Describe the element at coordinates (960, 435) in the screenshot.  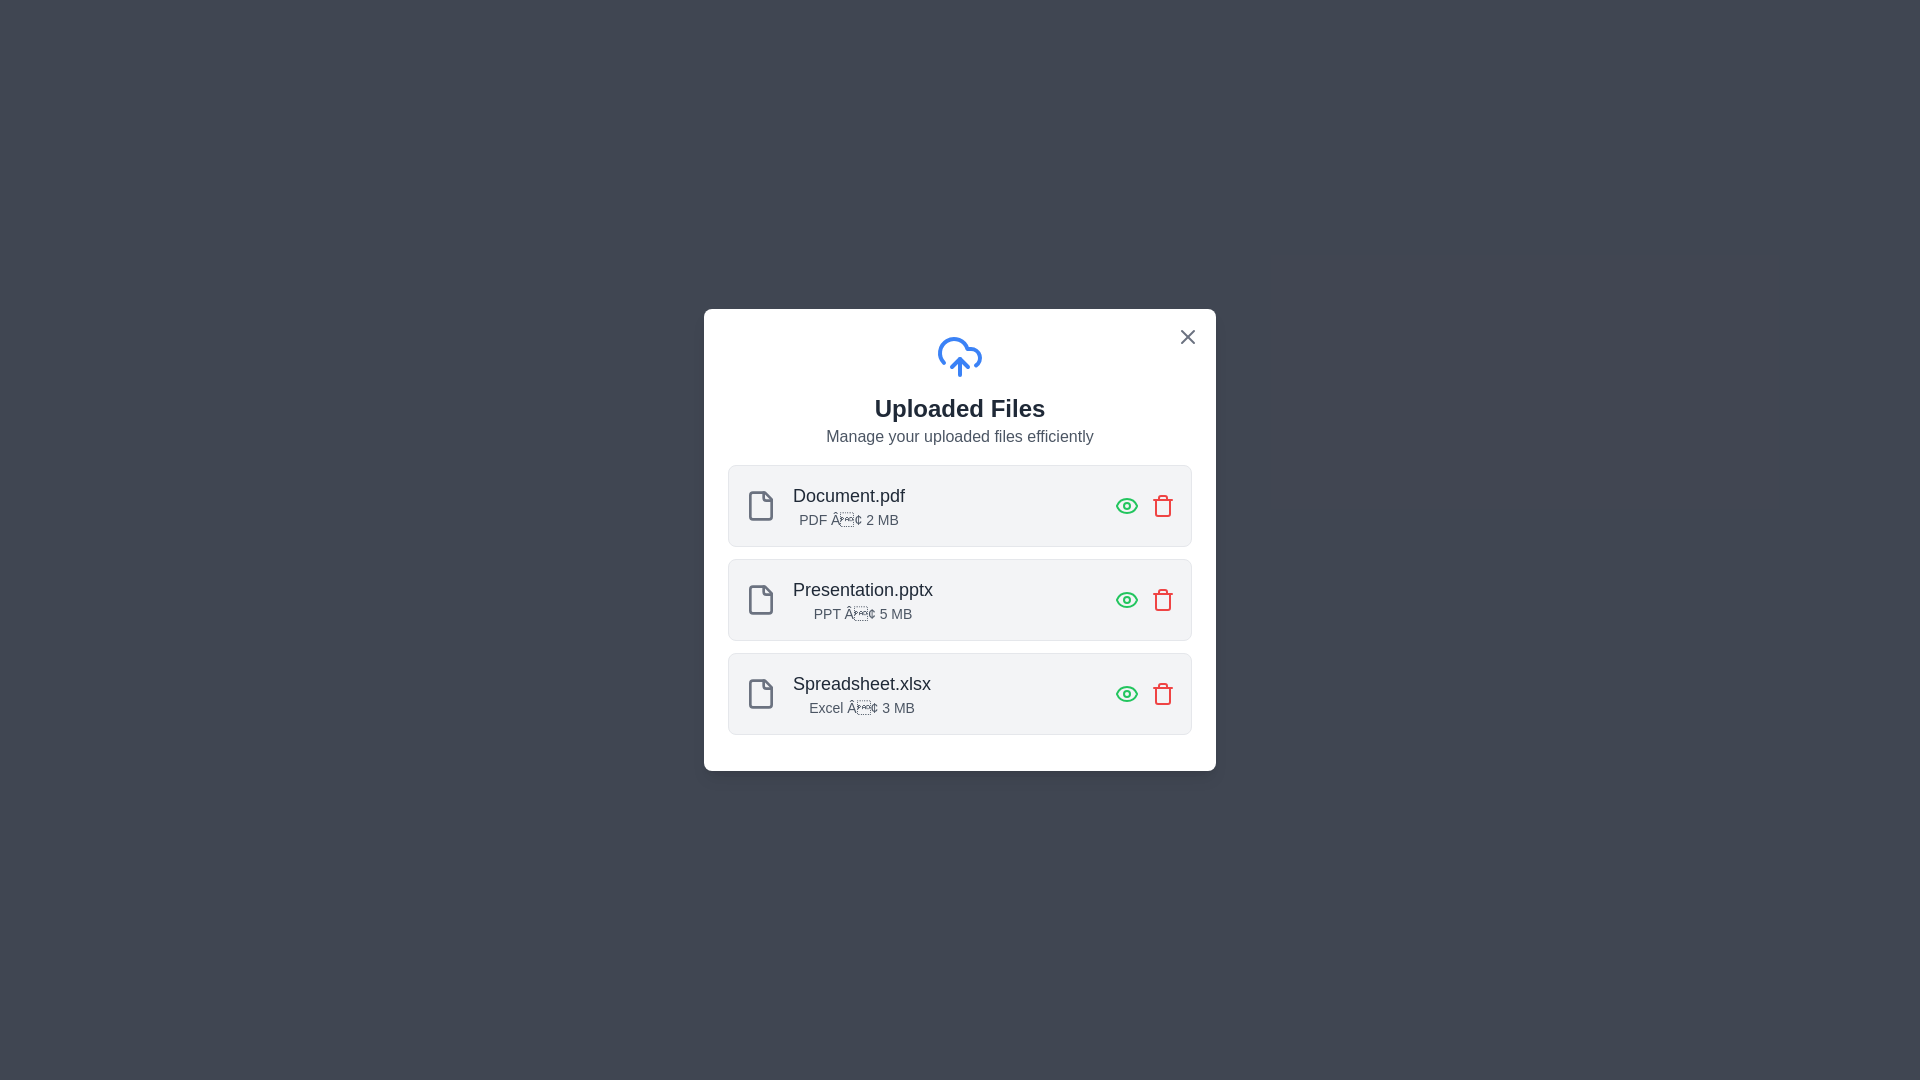
I see `the static text label that provides guidance on managing uploaded files, positioned below the title 'Uploaded Files' in the modal interface` at that location.